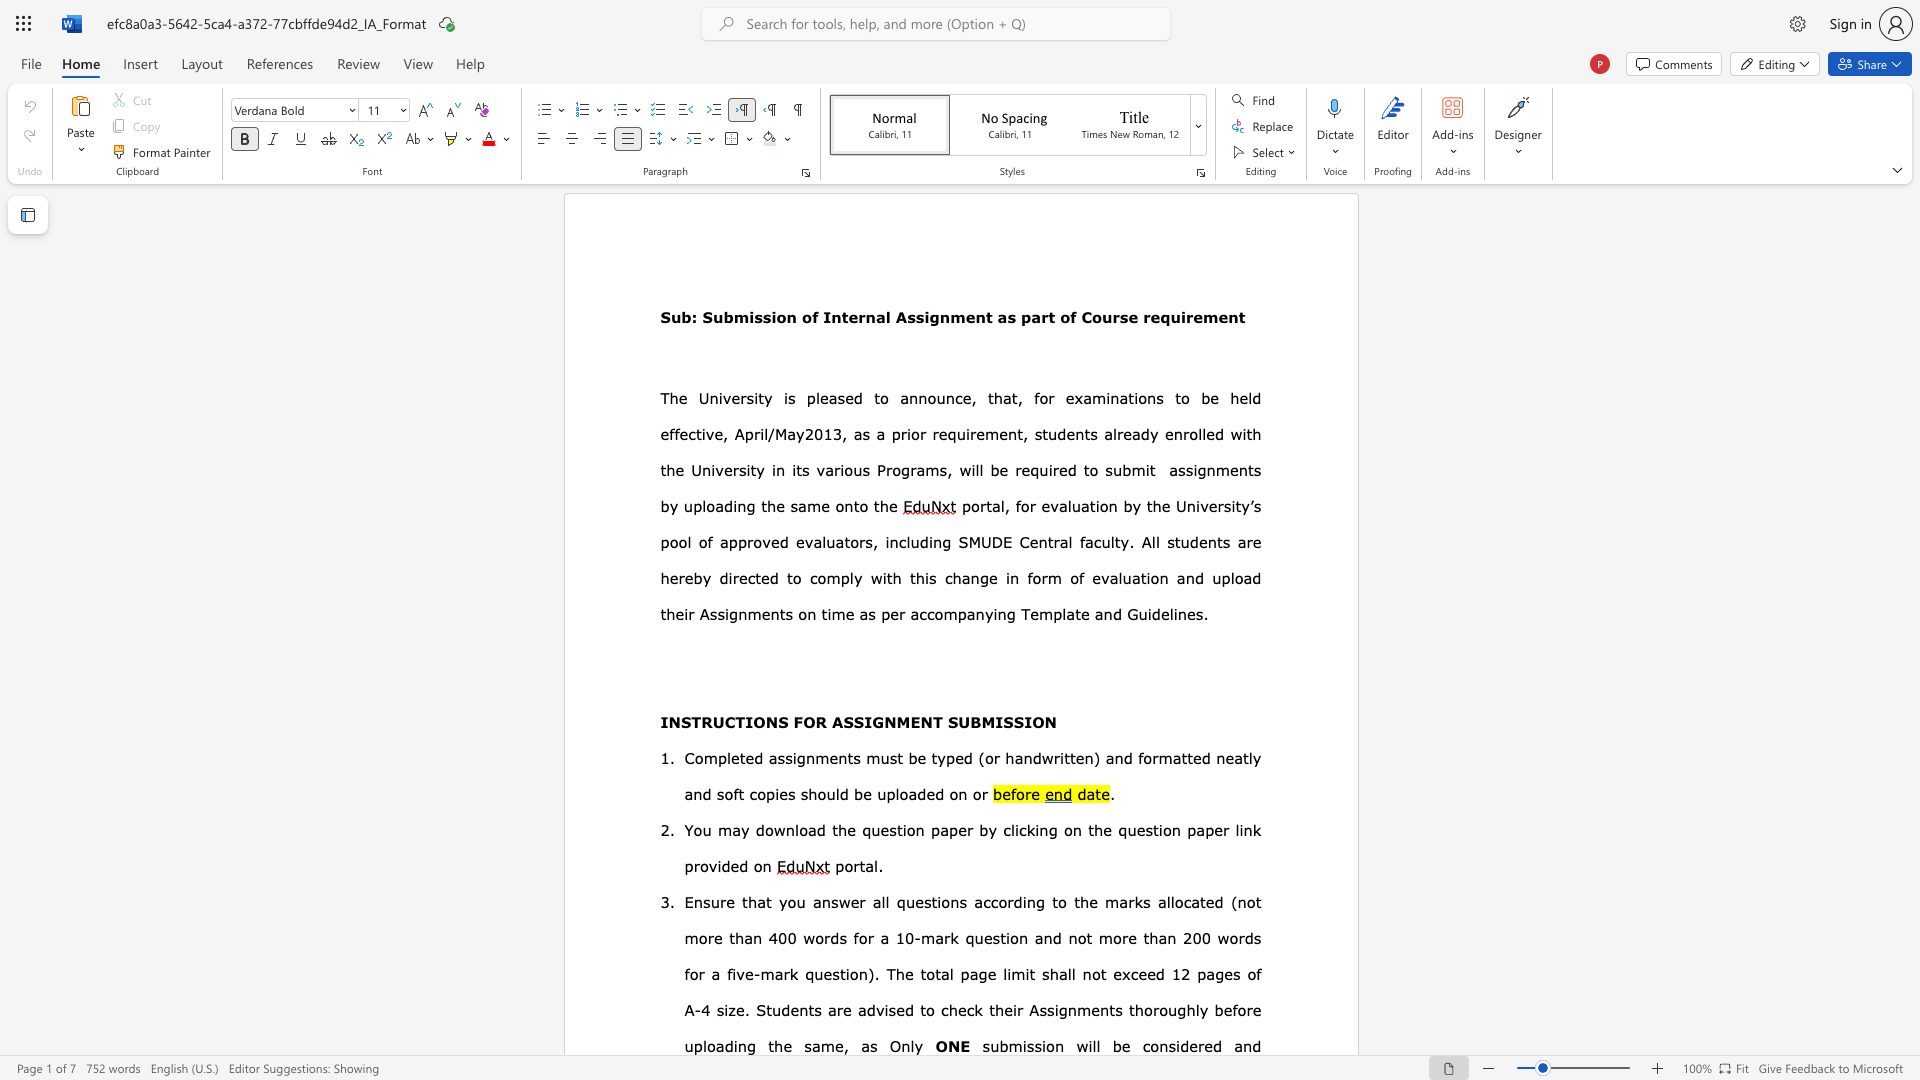 This screenshot has height=1080, width=1920. I want to click on the subset text "ub" within the text "submission", so click(990, 1044).